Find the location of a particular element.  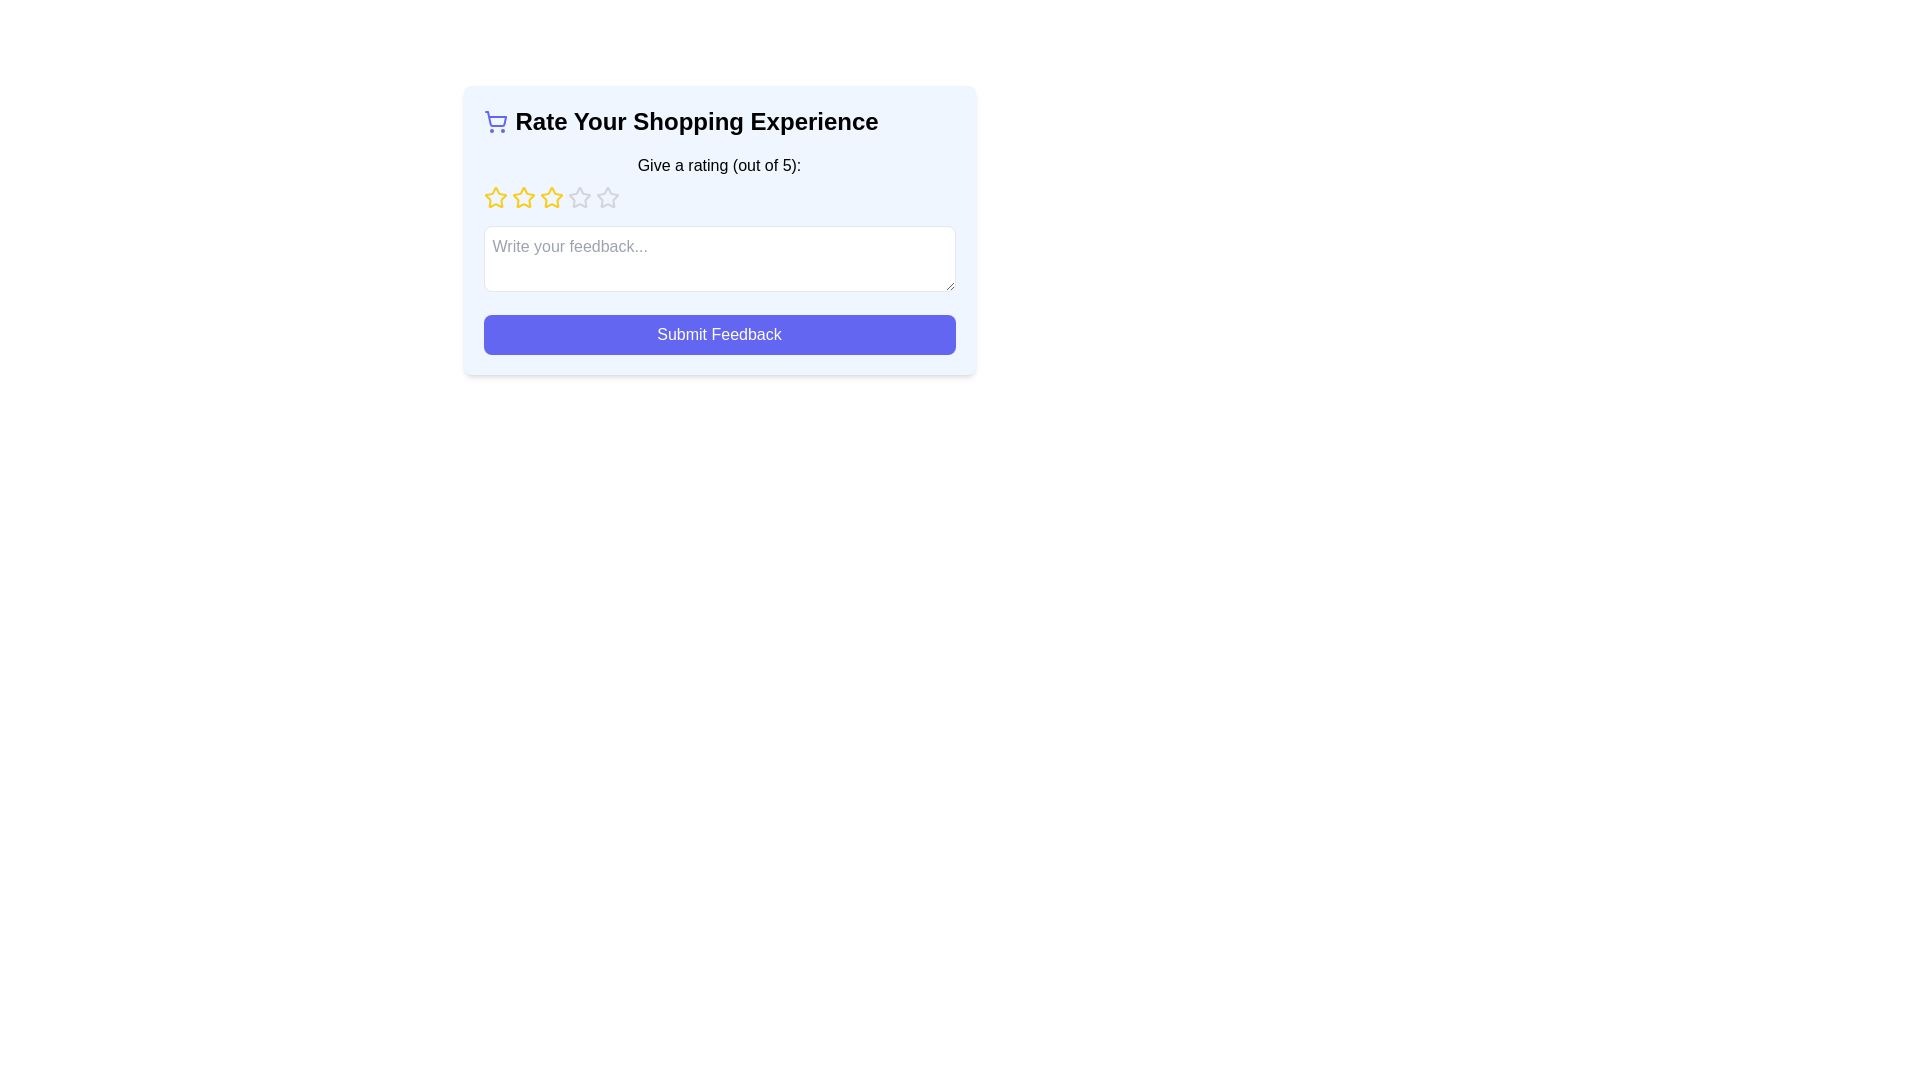

the 'Submit Feedback' button with keyboard navigation is located at coordinates (719, 334).